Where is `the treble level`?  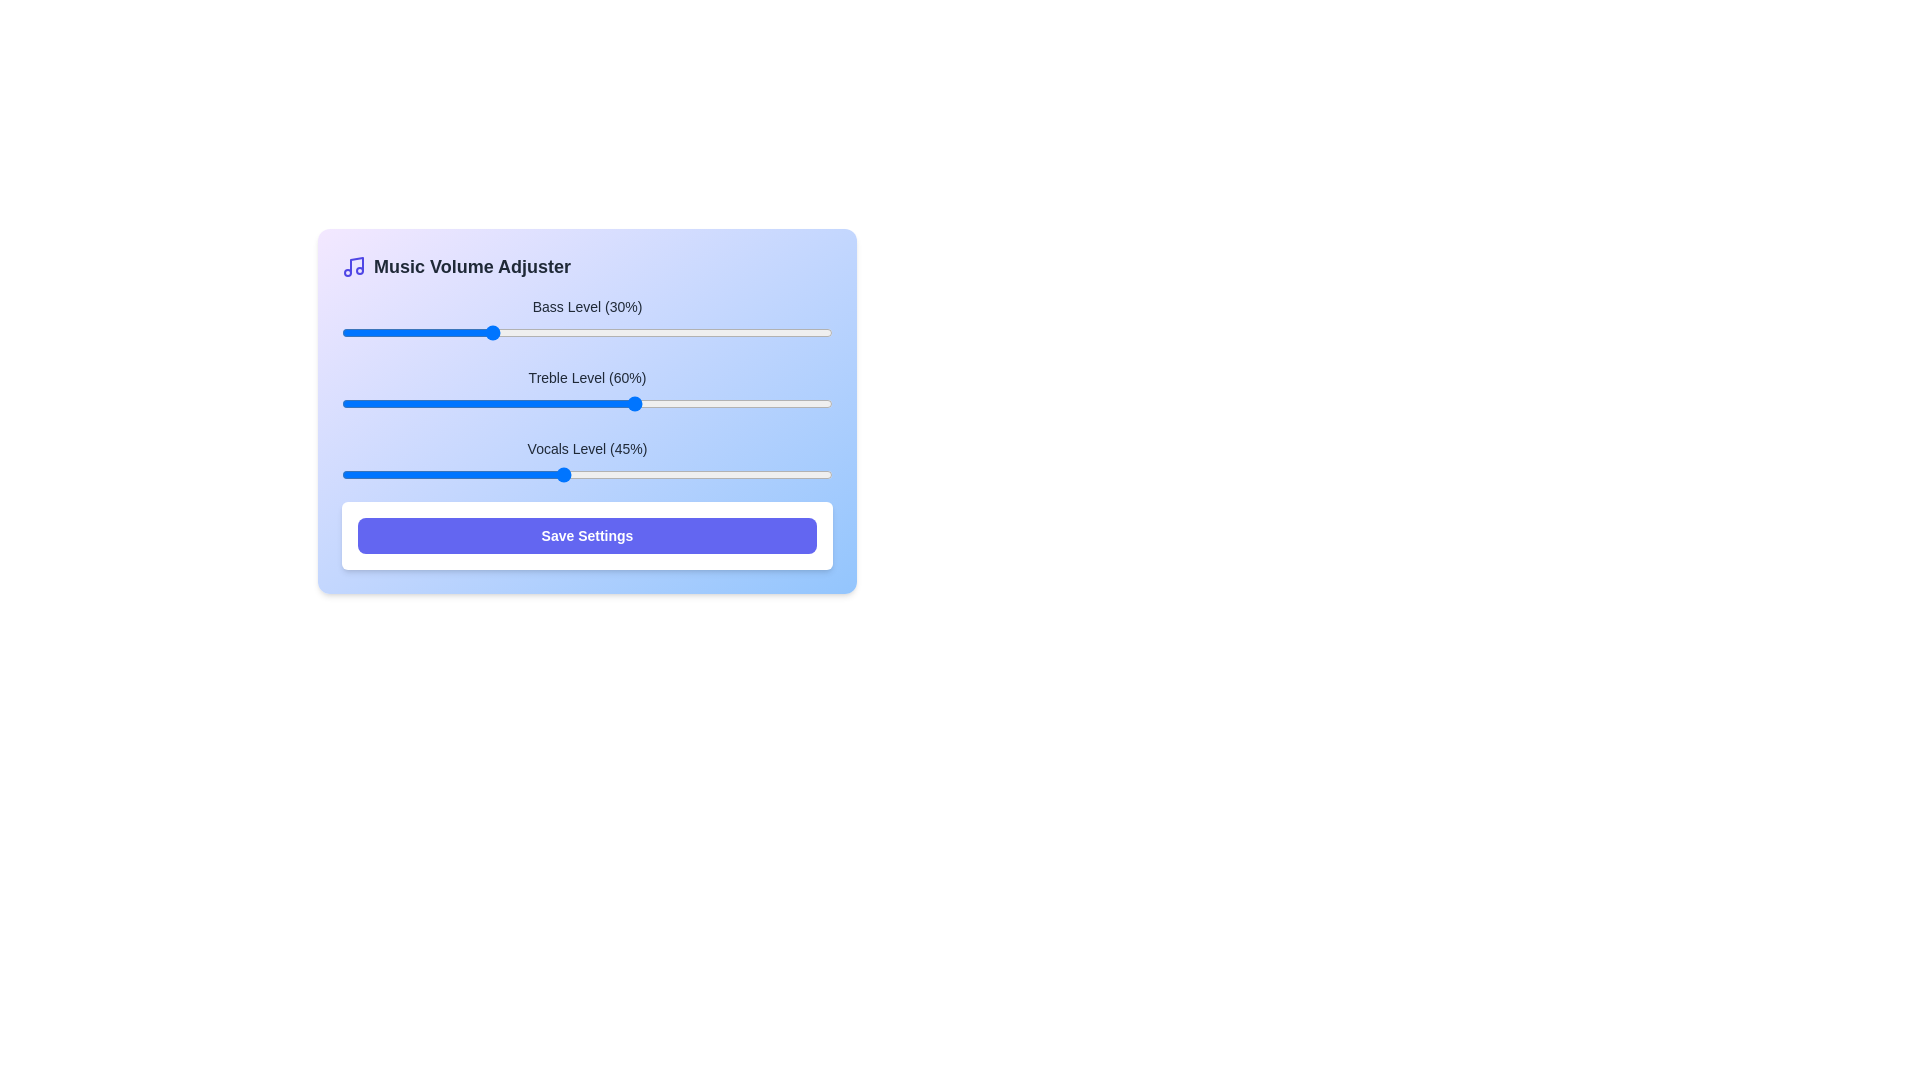
the treble level is located at coordinates (366, 404).